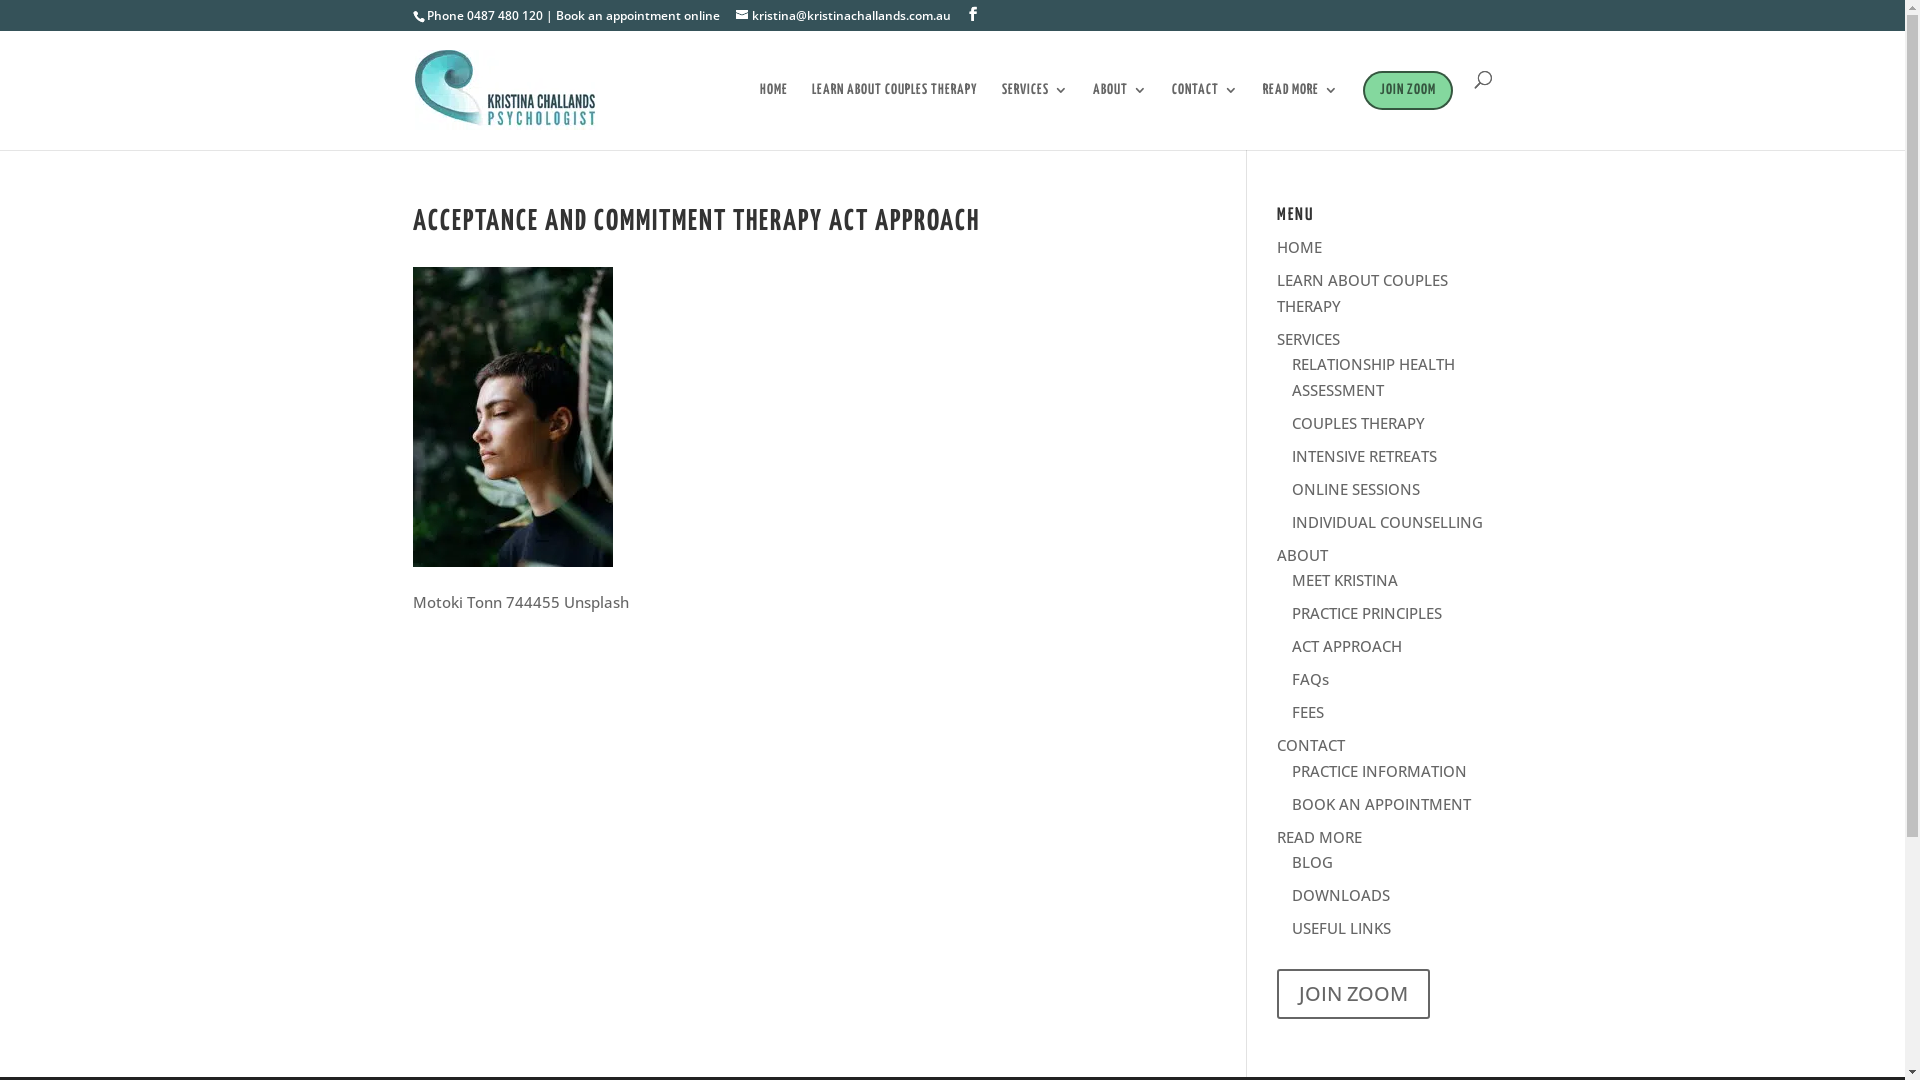  What do you see at coordinates (1386, 520) in the screenshot?
I see `'INDIVIDUAL COUNSELLING'` at bounding box center [1386, 520].